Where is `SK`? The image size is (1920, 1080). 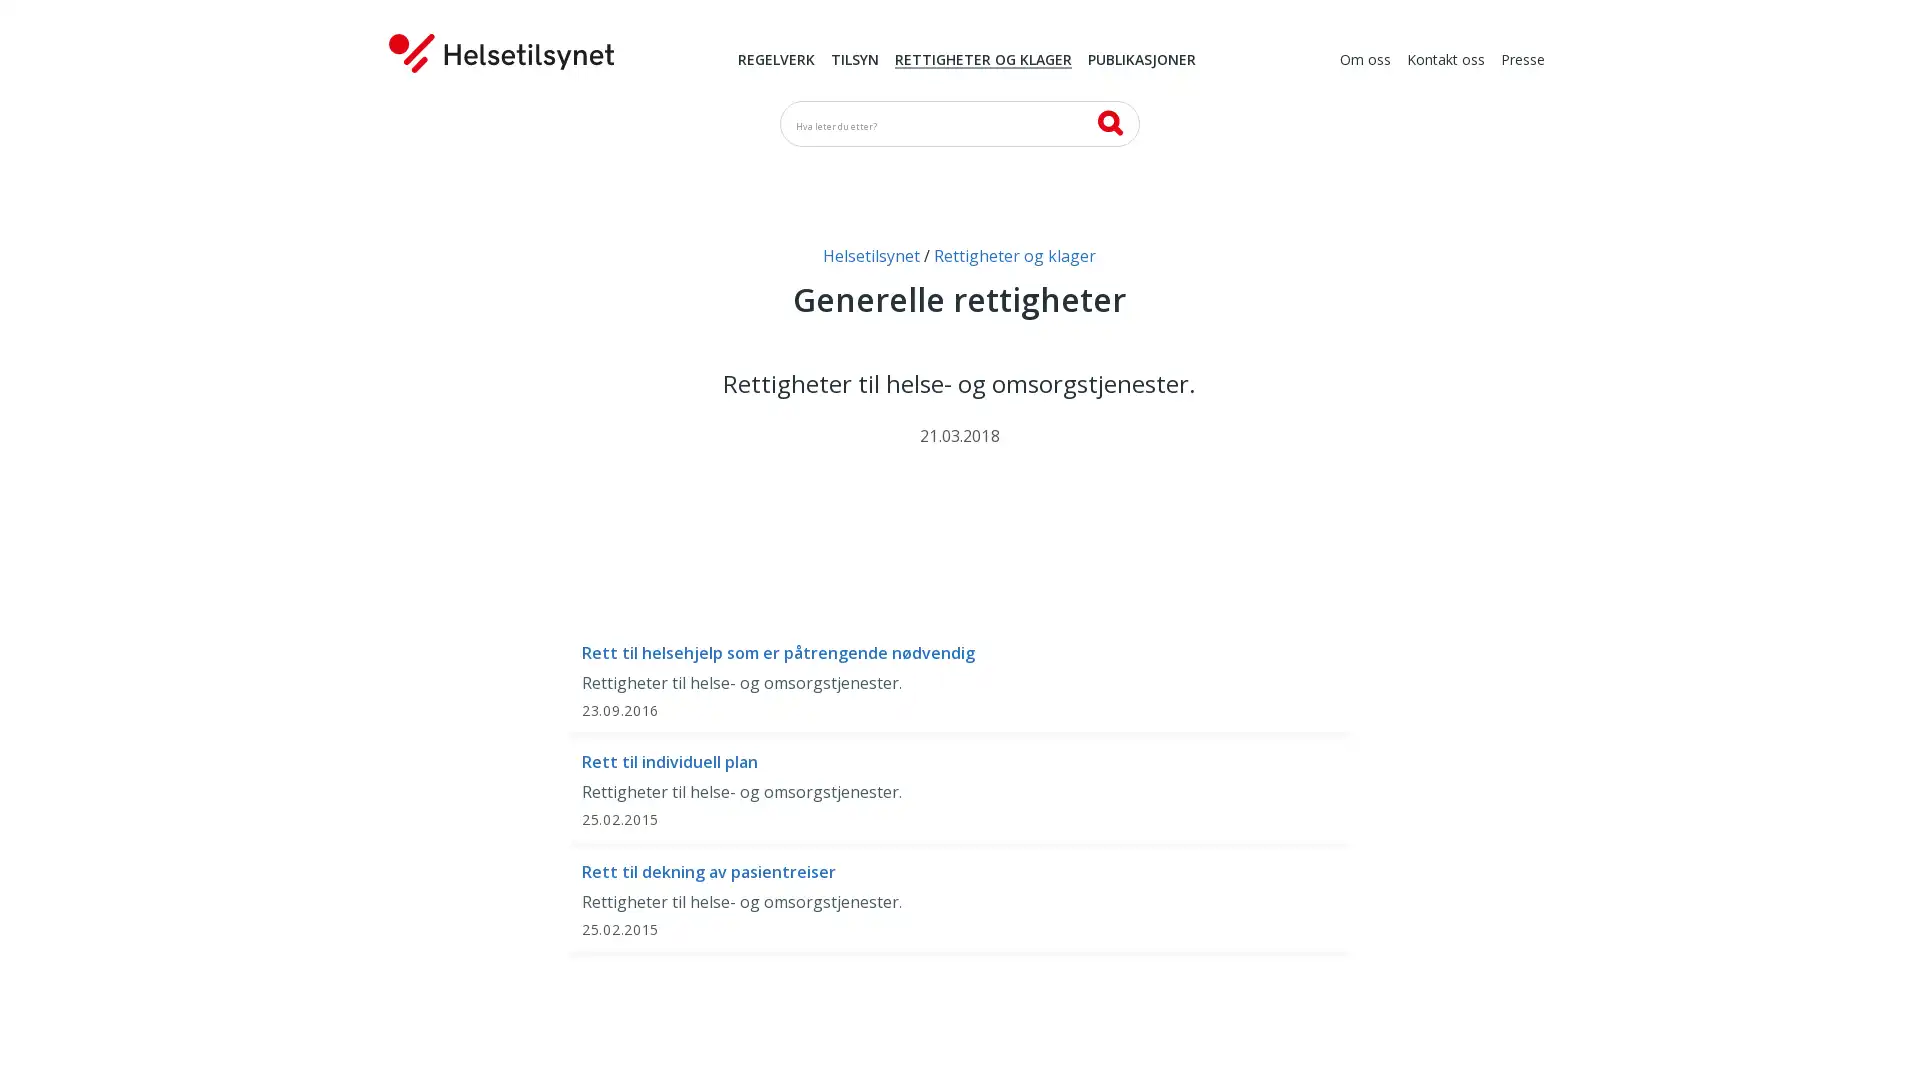 SK is located at coordinates (1108, 122).